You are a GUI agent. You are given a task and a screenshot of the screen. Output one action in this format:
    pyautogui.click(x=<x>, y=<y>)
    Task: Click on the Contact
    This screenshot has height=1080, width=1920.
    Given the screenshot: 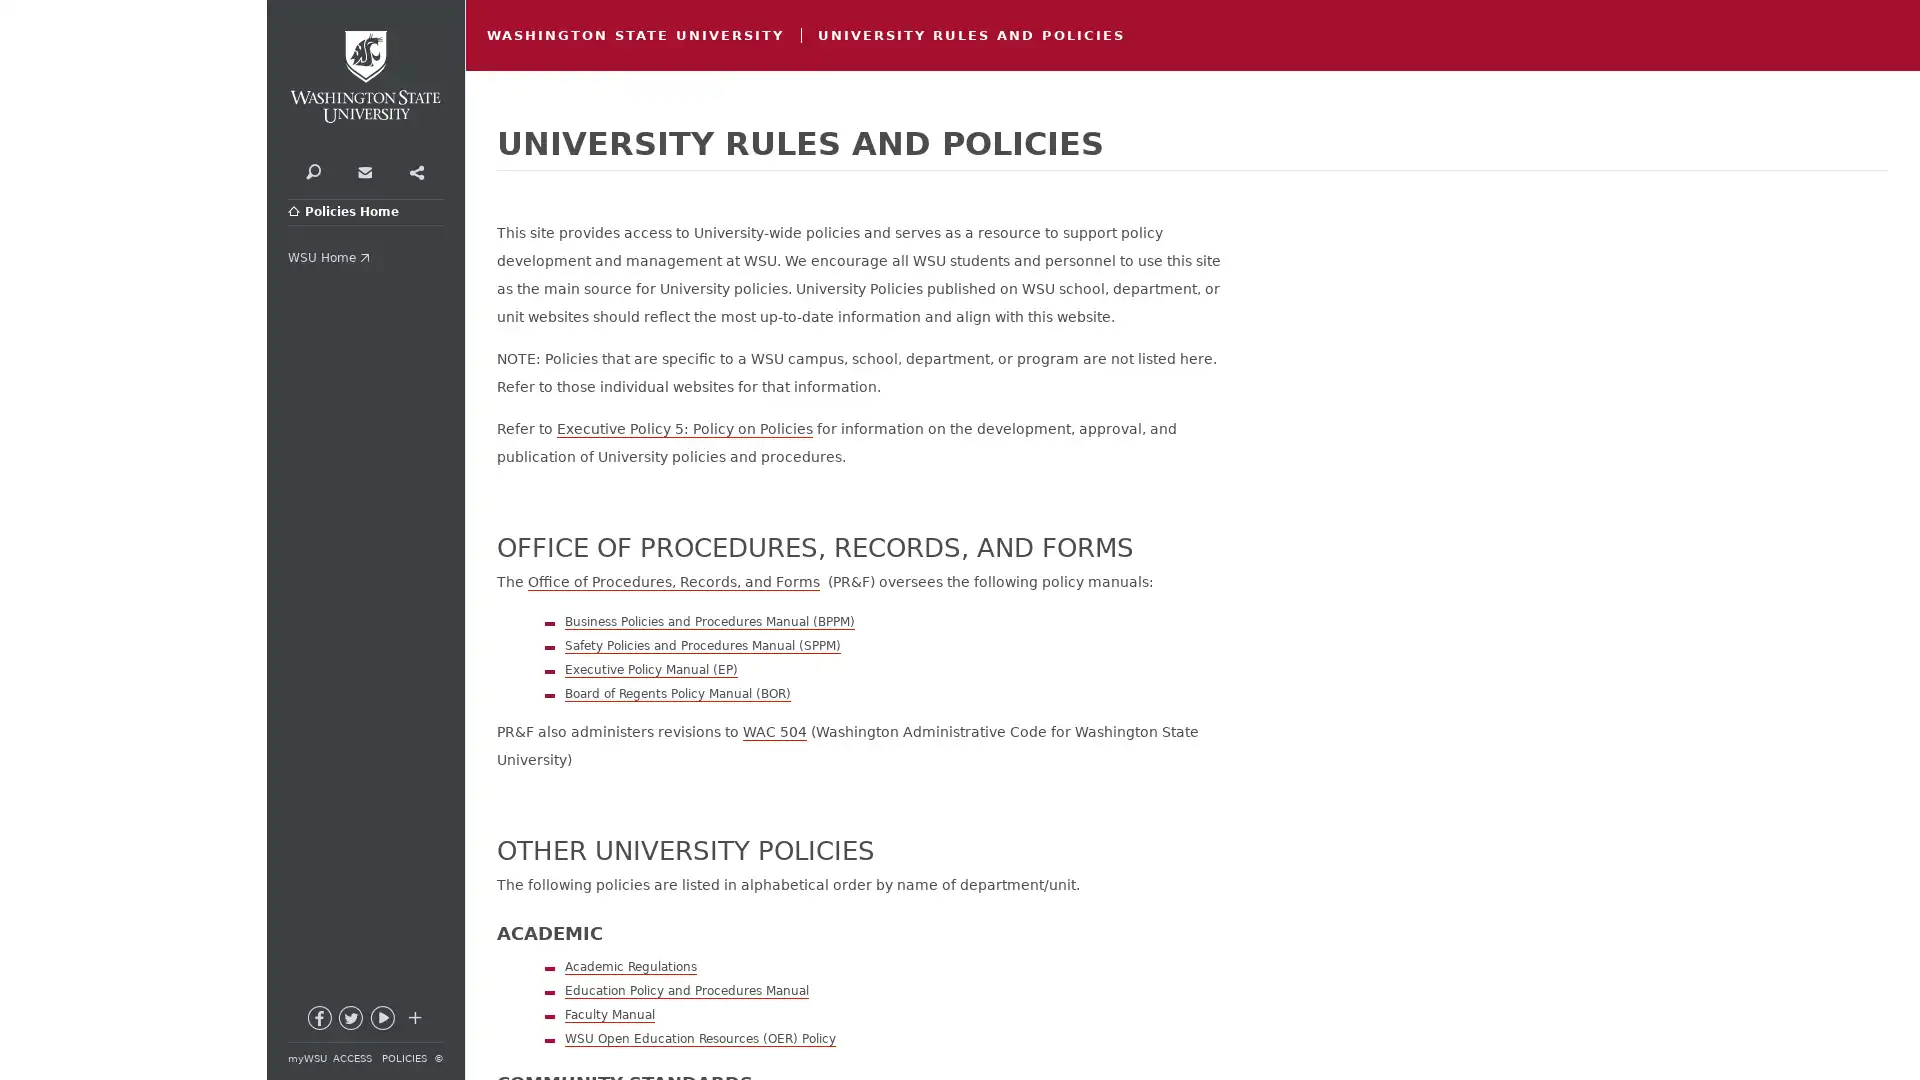 What is the action you would take?
    pyautogui.click(x=364, y=169)
    